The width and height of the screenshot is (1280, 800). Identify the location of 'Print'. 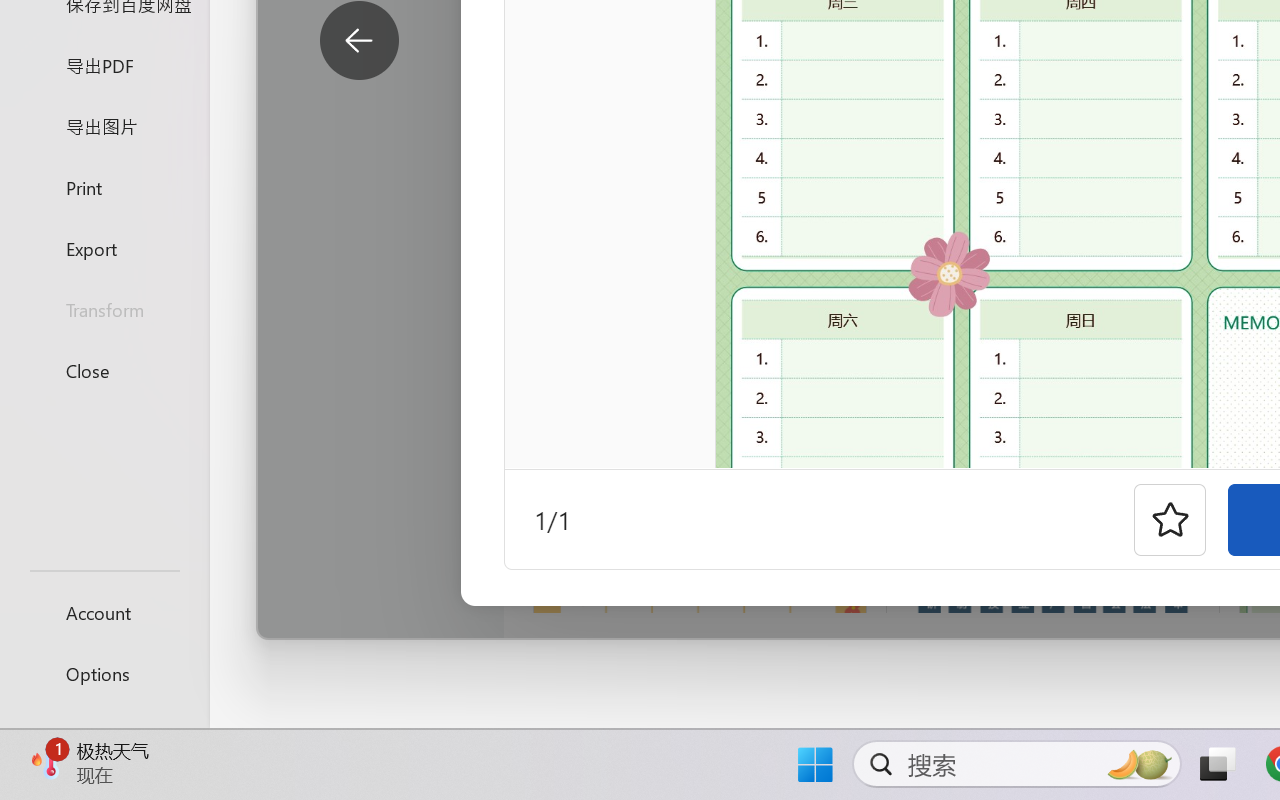
(103, 186).